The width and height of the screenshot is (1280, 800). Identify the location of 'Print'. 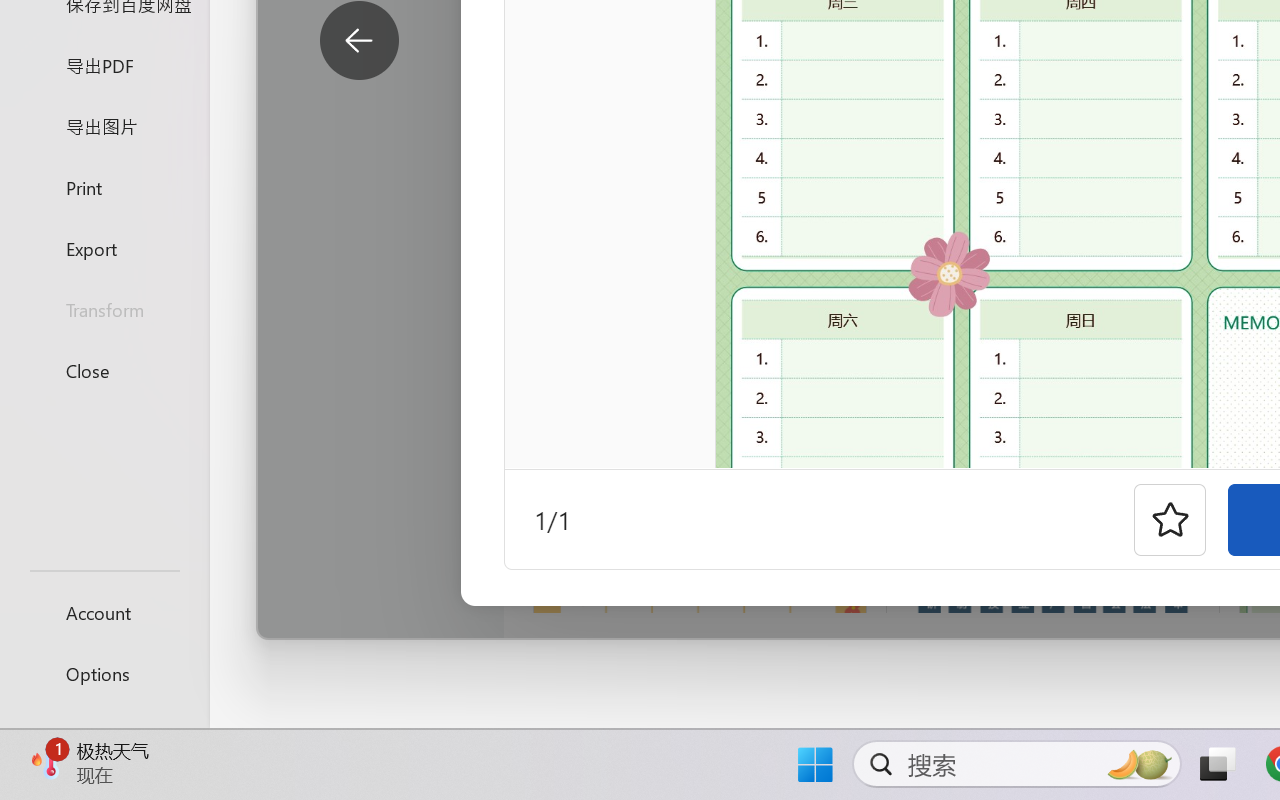
(103, 186).